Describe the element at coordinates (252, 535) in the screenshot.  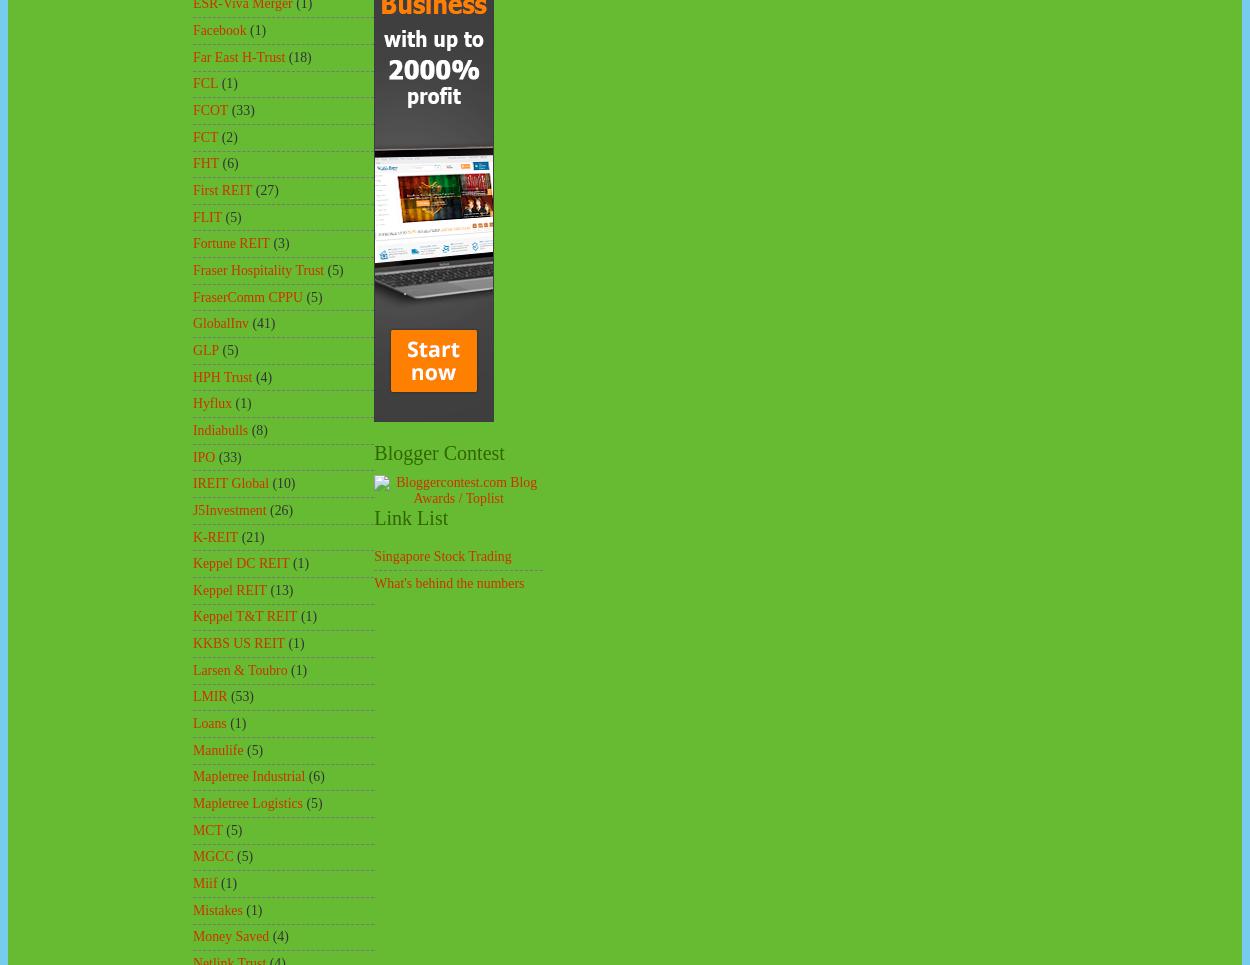
I see `'(21)'` at that location.